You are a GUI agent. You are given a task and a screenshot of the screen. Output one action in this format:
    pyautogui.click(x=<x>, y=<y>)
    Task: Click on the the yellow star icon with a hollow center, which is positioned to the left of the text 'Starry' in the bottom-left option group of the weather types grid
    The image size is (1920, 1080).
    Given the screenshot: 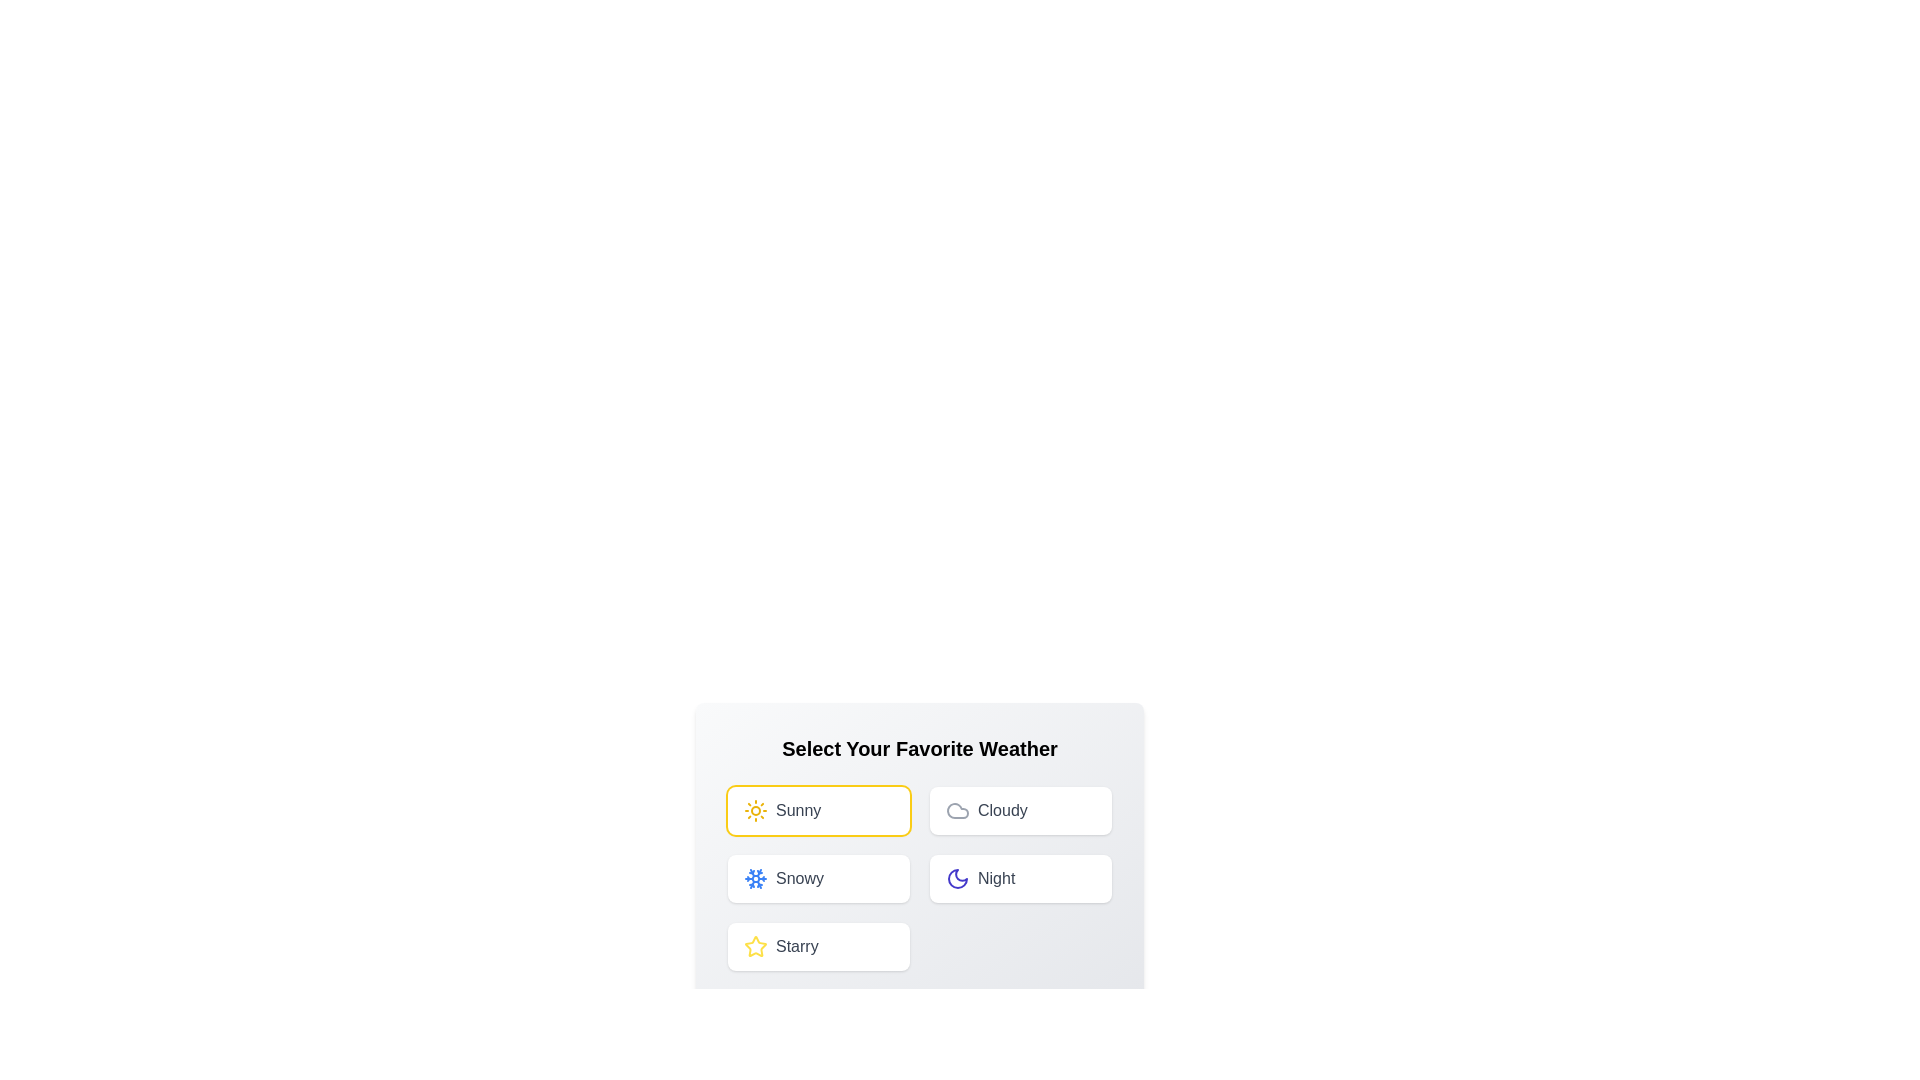 What is the action you would take?
    pyautogui.click(x=754, y=946)
    